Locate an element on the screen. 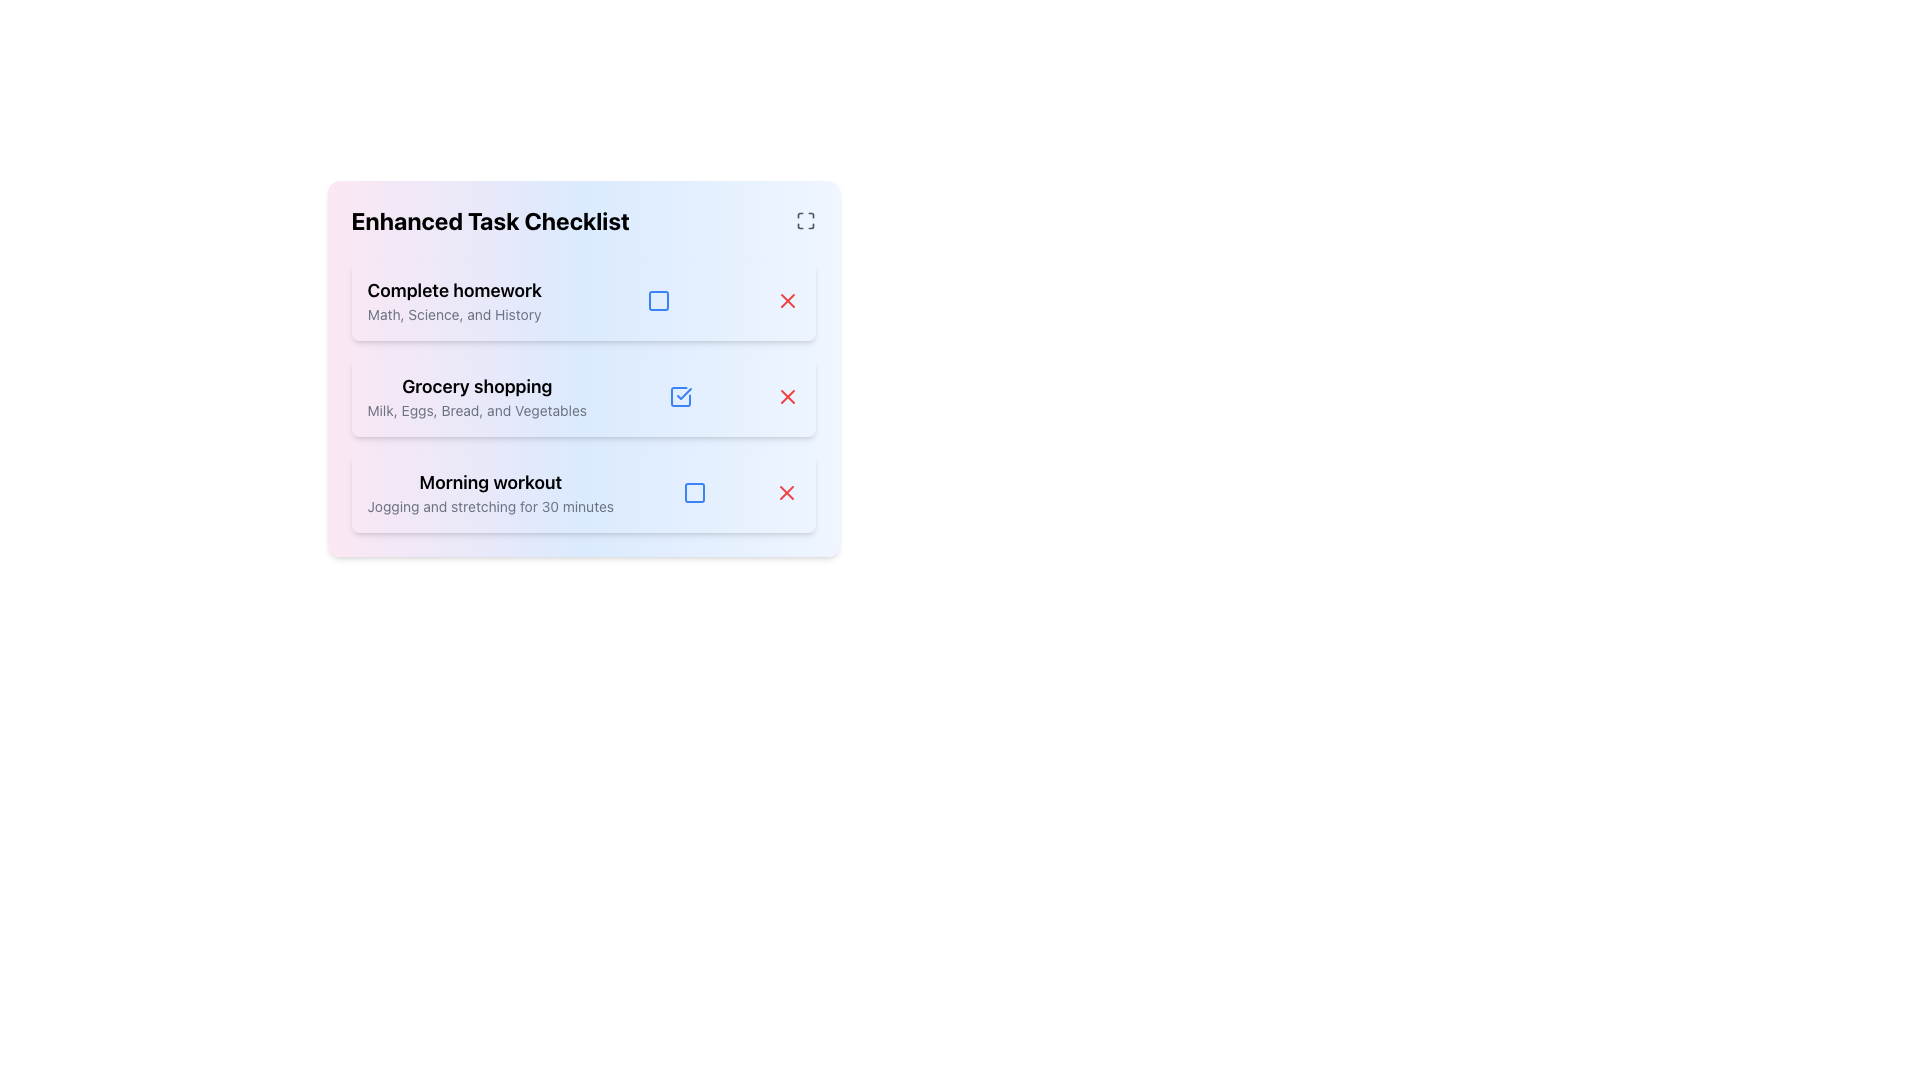 The height and width of the screenshot is (1080, 1920). the checkbox located in the second row of the checklist, directly is located at coordinates (681, 397).